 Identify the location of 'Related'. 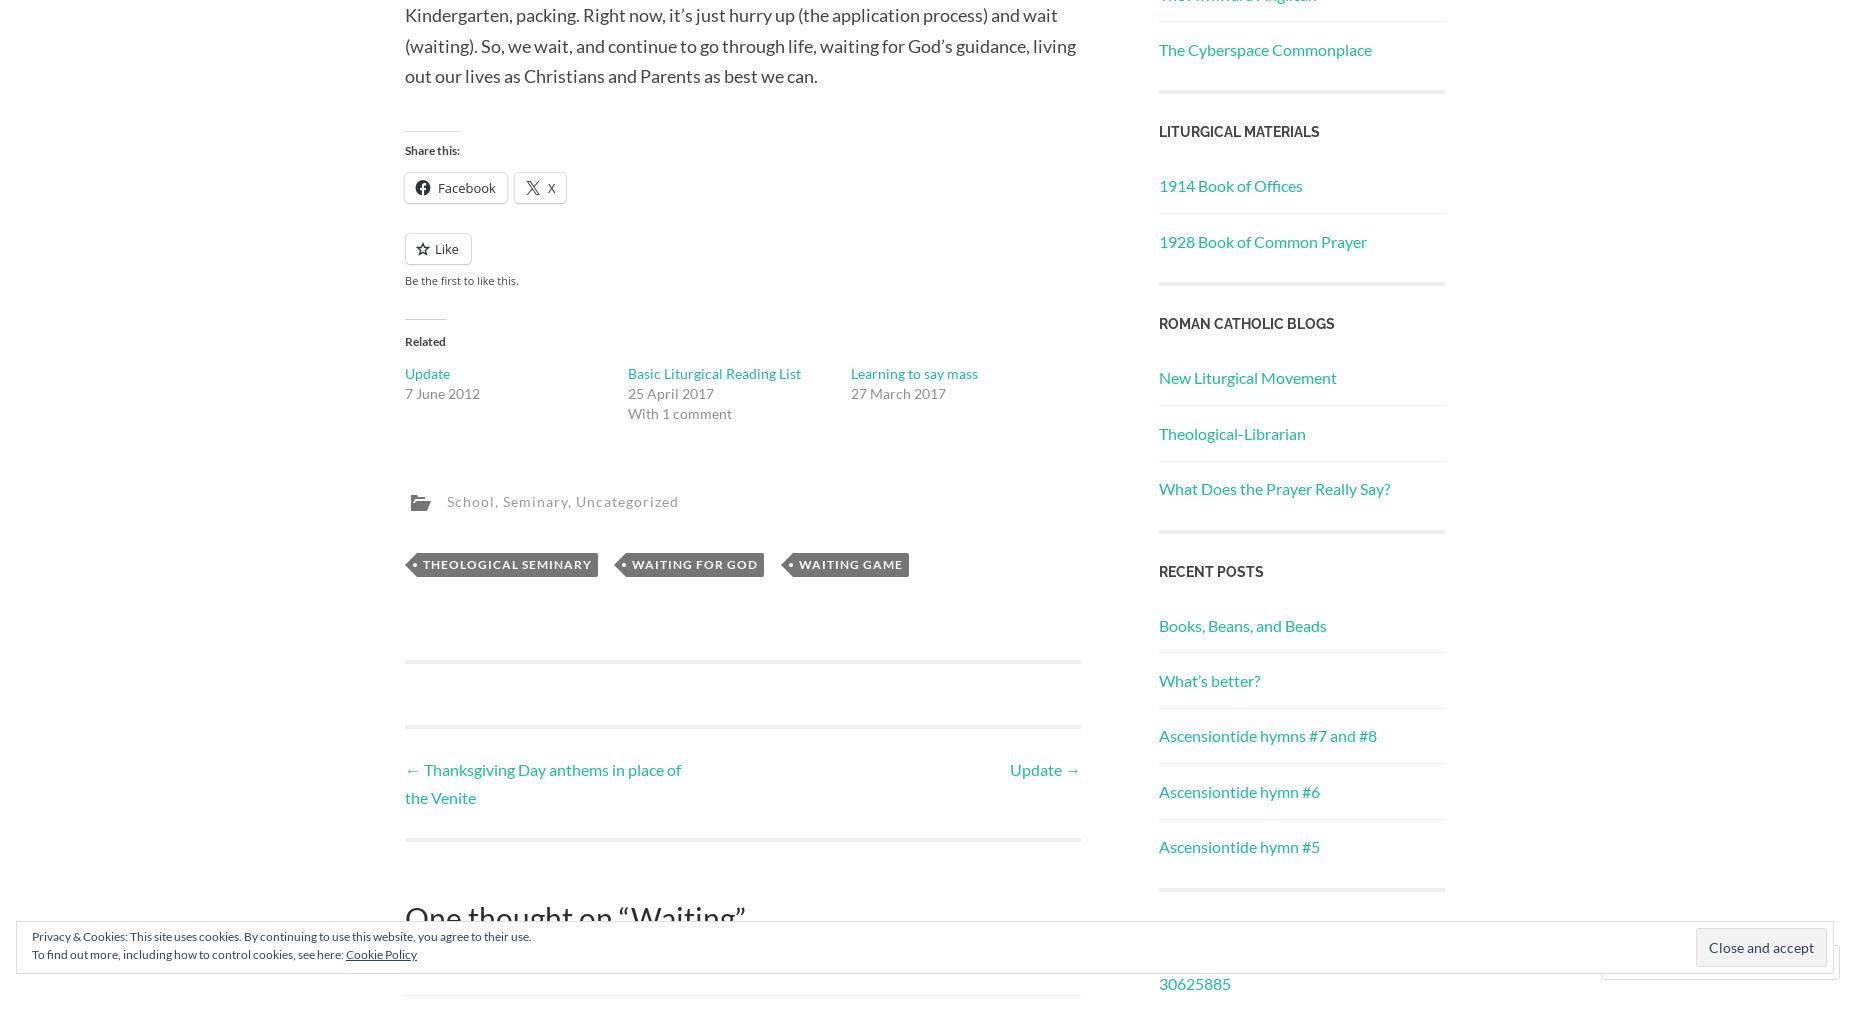
(424, 340).